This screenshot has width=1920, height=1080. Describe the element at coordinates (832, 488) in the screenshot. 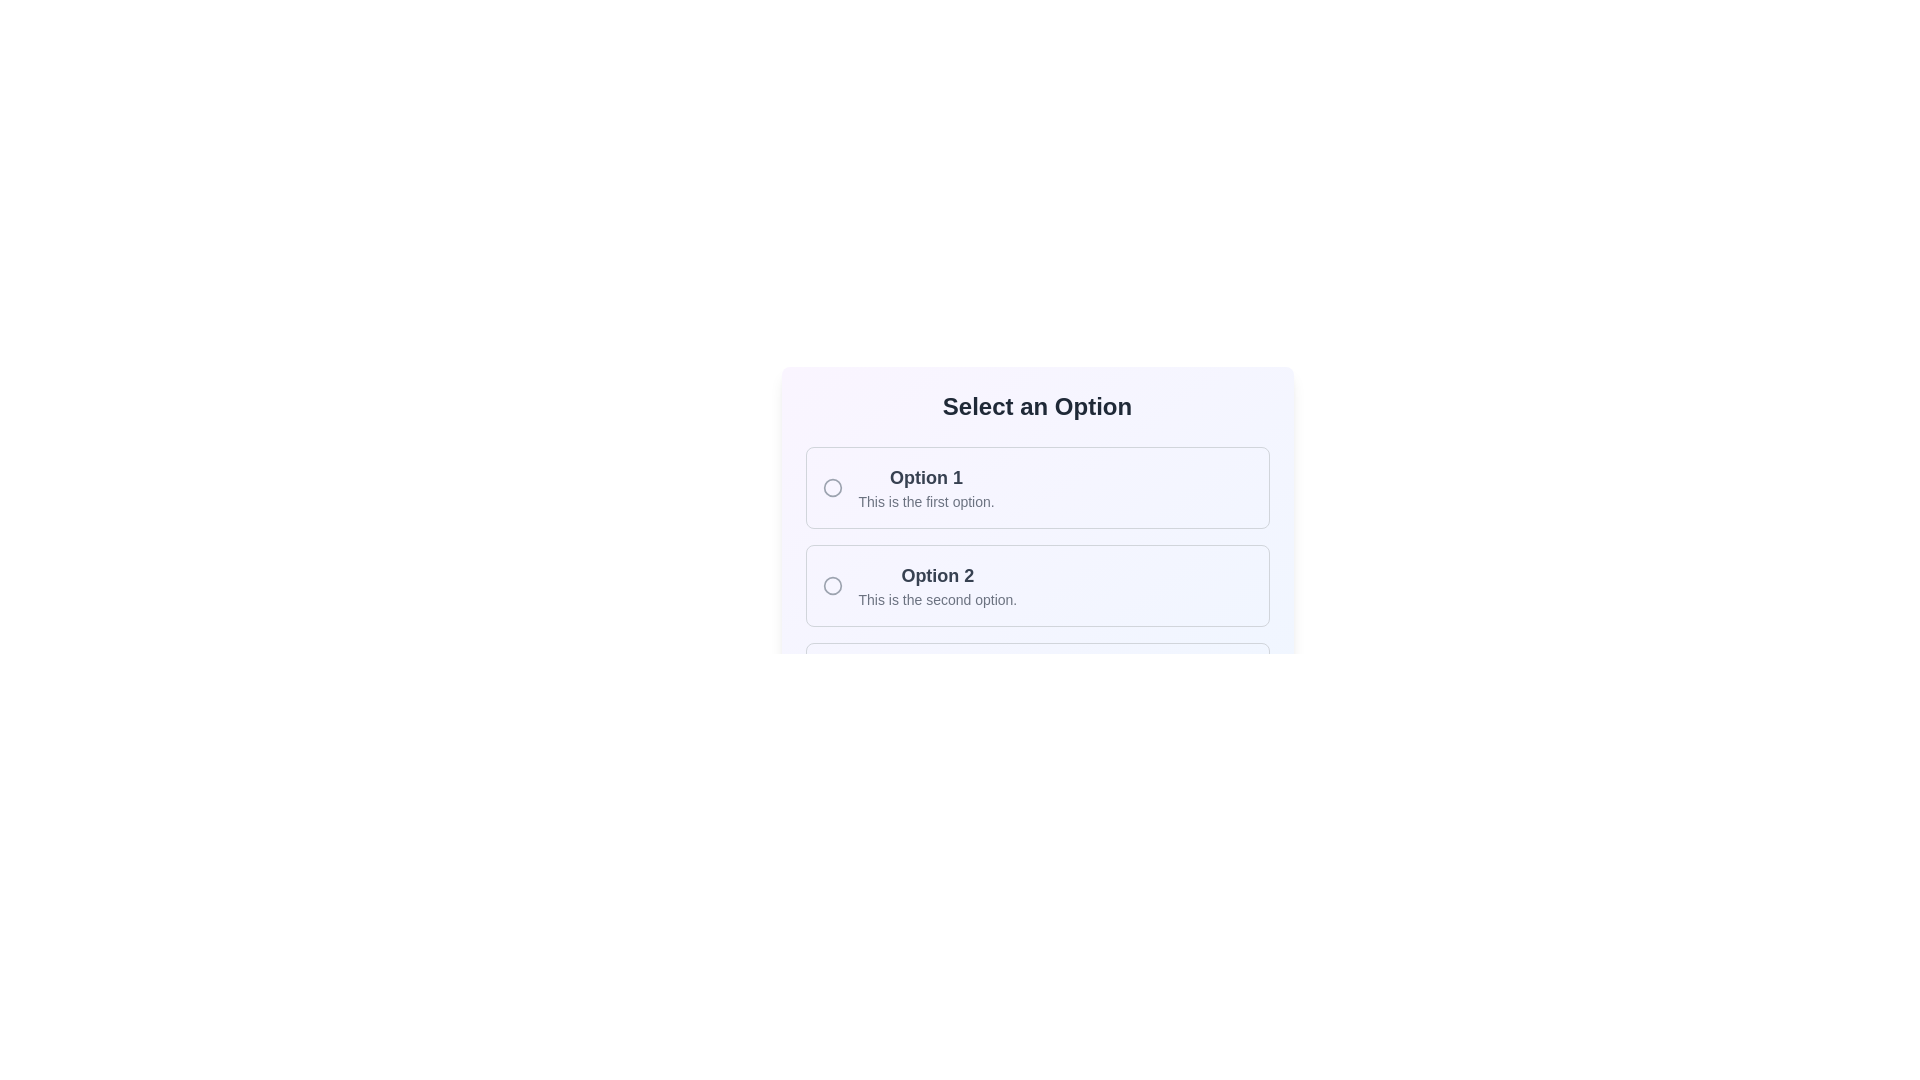

I see `the circular icon representing the first option in the list labeled 'Option 1'` at that location.